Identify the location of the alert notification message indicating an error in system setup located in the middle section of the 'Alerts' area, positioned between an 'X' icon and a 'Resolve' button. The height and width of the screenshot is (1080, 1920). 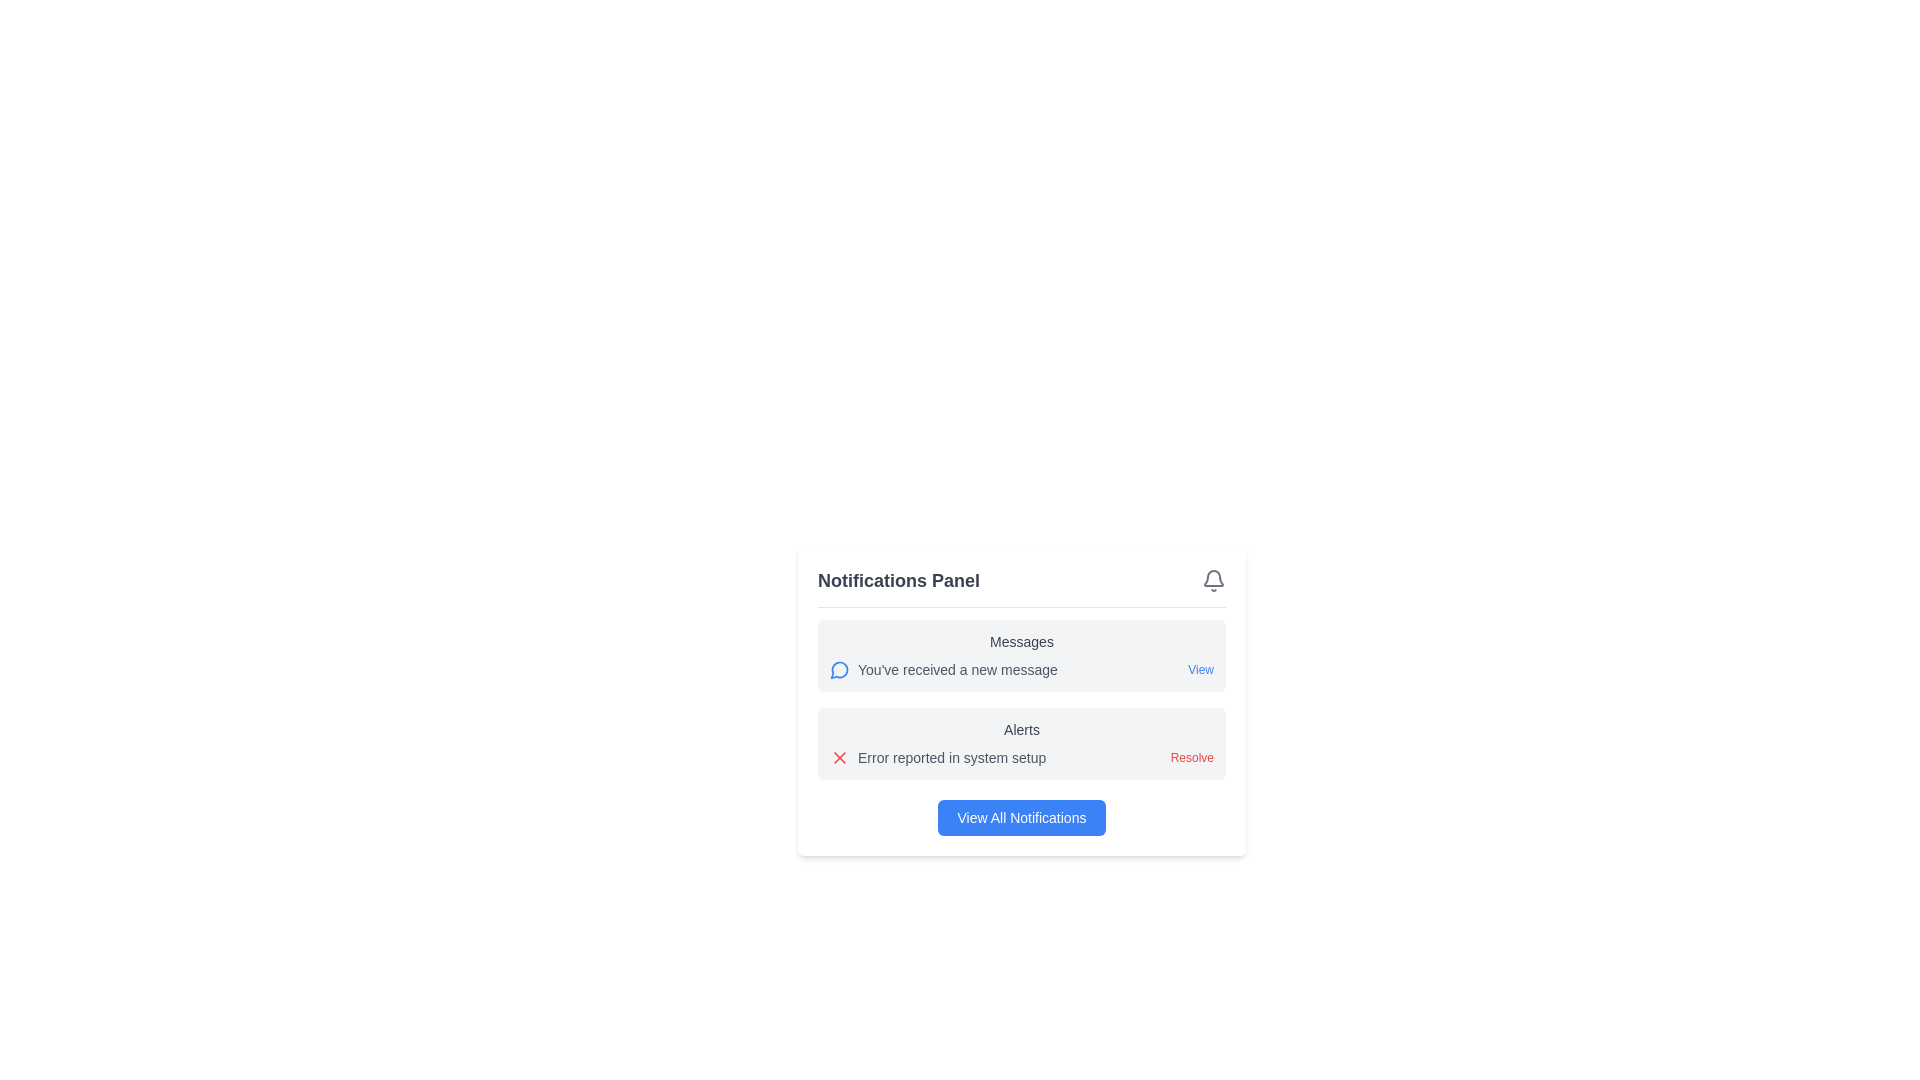
(951, 758).